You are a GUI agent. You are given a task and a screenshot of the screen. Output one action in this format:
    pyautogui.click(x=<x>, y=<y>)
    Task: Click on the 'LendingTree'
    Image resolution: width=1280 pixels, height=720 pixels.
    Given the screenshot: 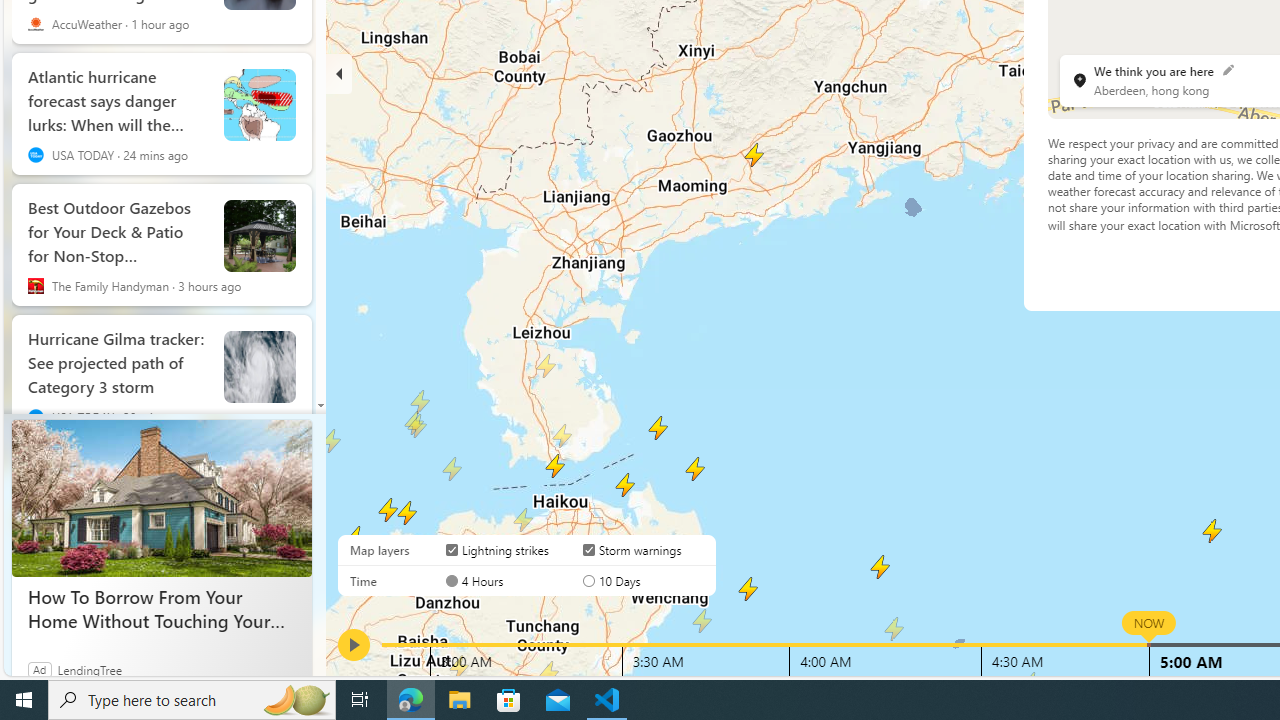 What is the action you would take?
    pyautogui.click(x=89, y=669)
    